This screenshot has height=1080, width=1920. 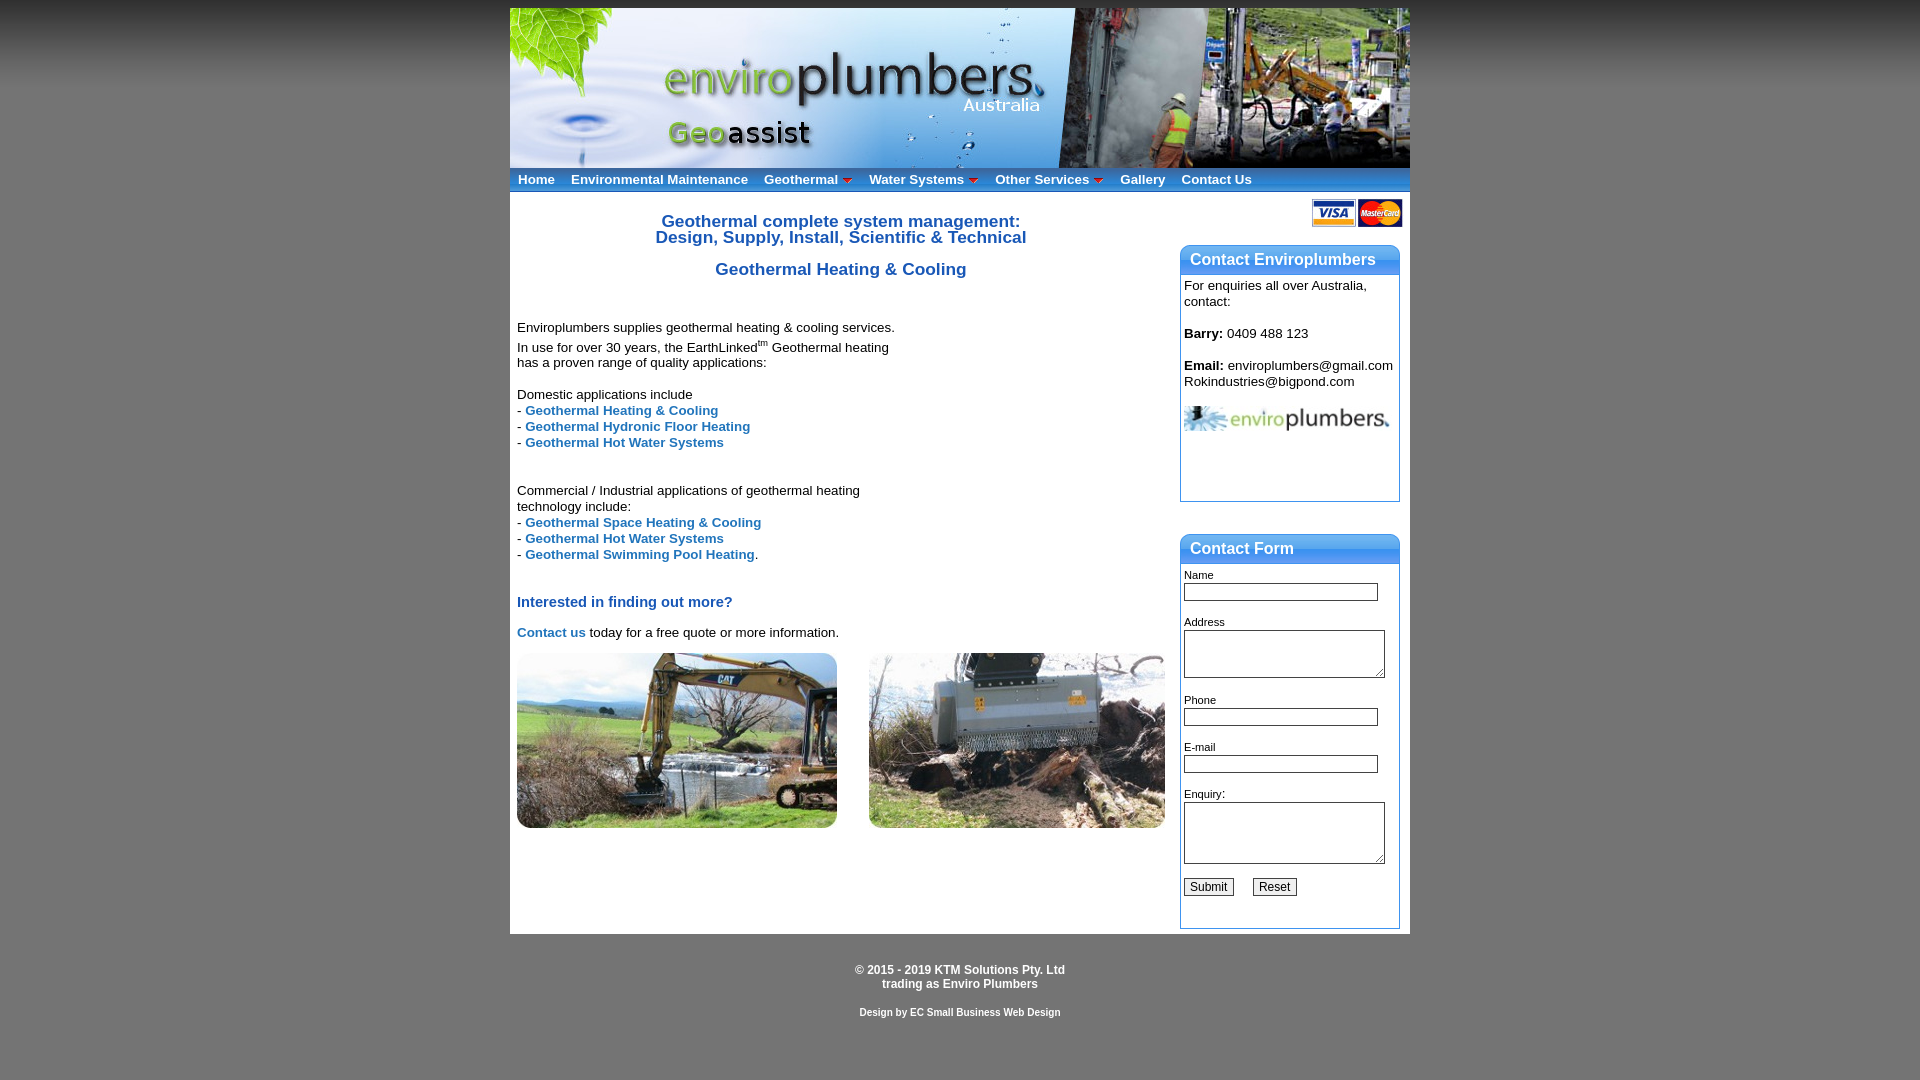 What do you see at coordinates (1208, 886) in the screenshot?
I see `'Submit'` at bounding box center [1208, 886].